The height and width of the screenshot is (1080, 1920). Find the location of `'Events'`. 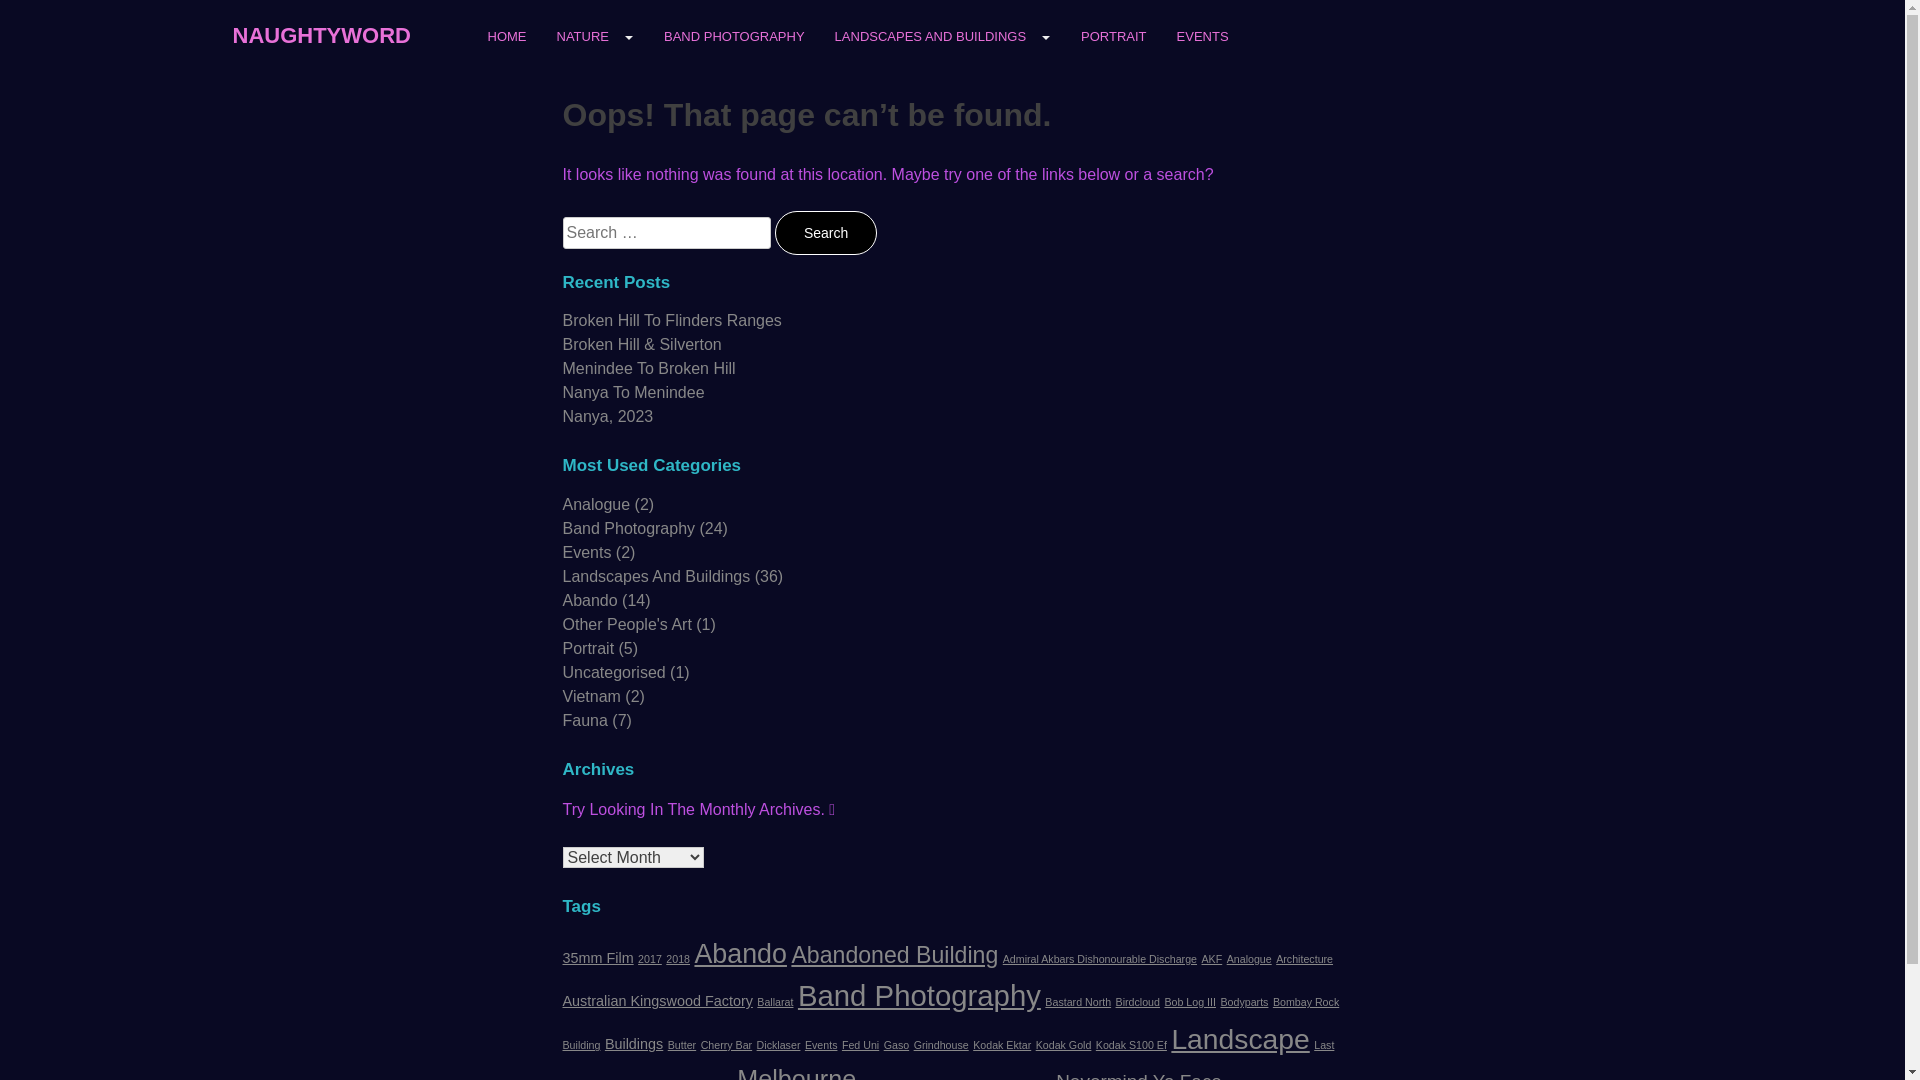

'Events' is located at coordinates (821, 1044).